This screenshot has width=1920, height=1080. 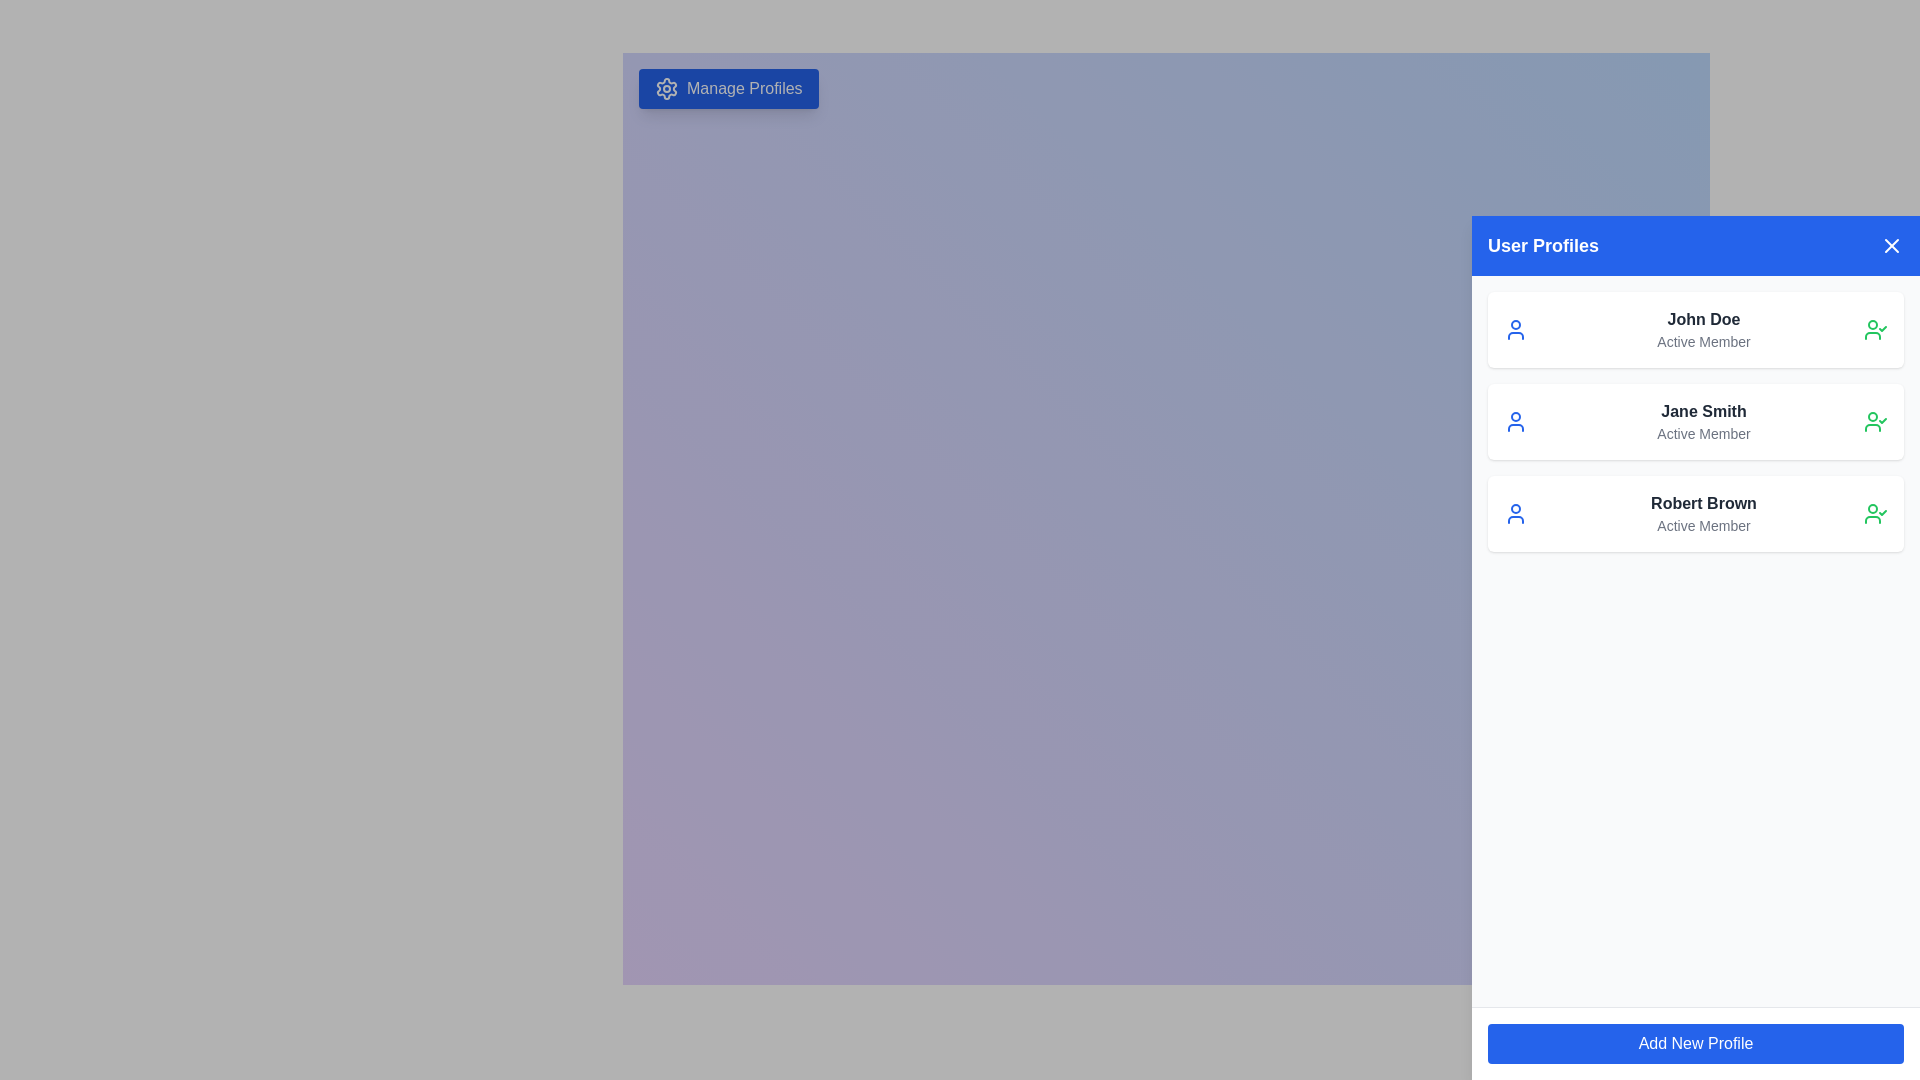 I want to click on the blue user profile icon representing 'Robert Brown', which is located on the left side of his profile card in the user profiles list, so click(x=1516, y=512).